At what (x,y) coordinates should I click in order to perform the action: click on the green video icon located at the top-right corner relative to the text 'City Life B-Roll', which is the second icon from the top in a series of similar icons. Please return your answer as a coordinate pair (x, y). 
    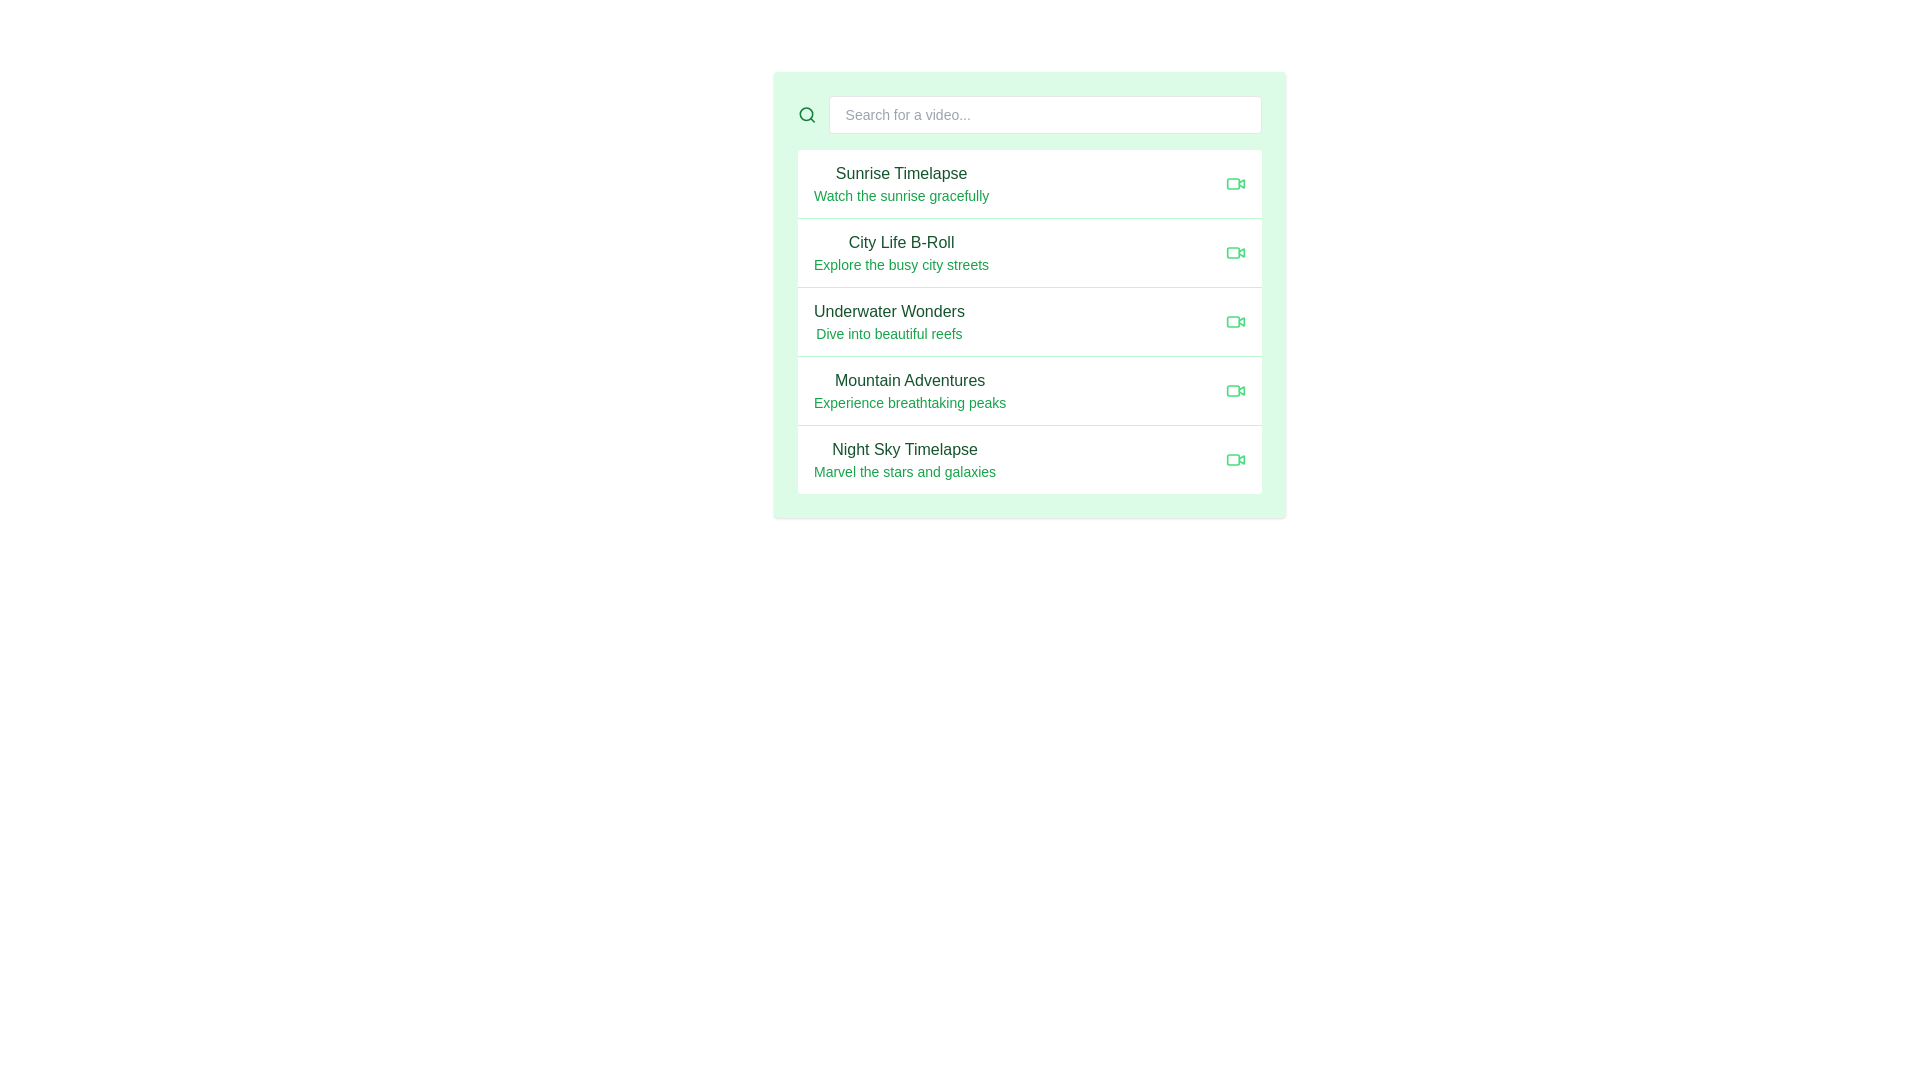
    Looking at the image, I should click on (1235, 252).